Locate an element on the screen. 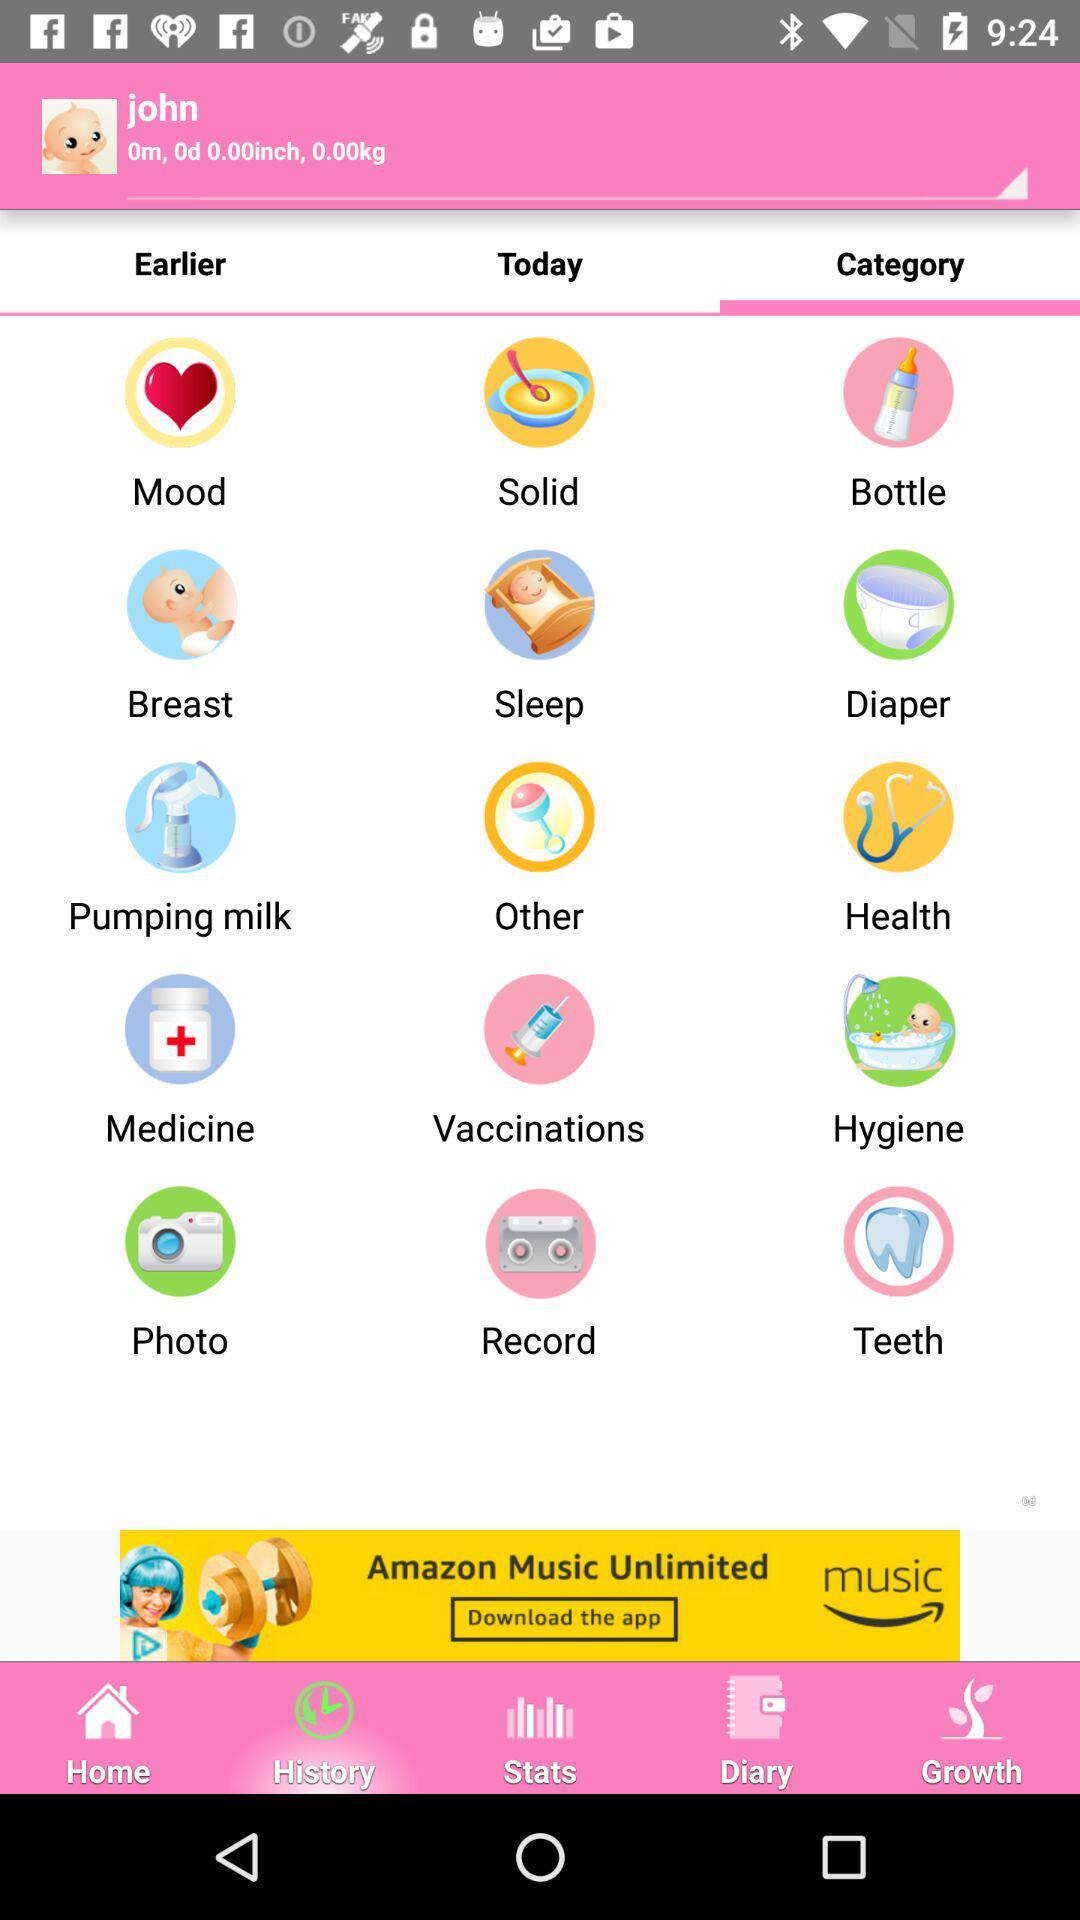  follow the banner is located at coordinates (540, 1594).